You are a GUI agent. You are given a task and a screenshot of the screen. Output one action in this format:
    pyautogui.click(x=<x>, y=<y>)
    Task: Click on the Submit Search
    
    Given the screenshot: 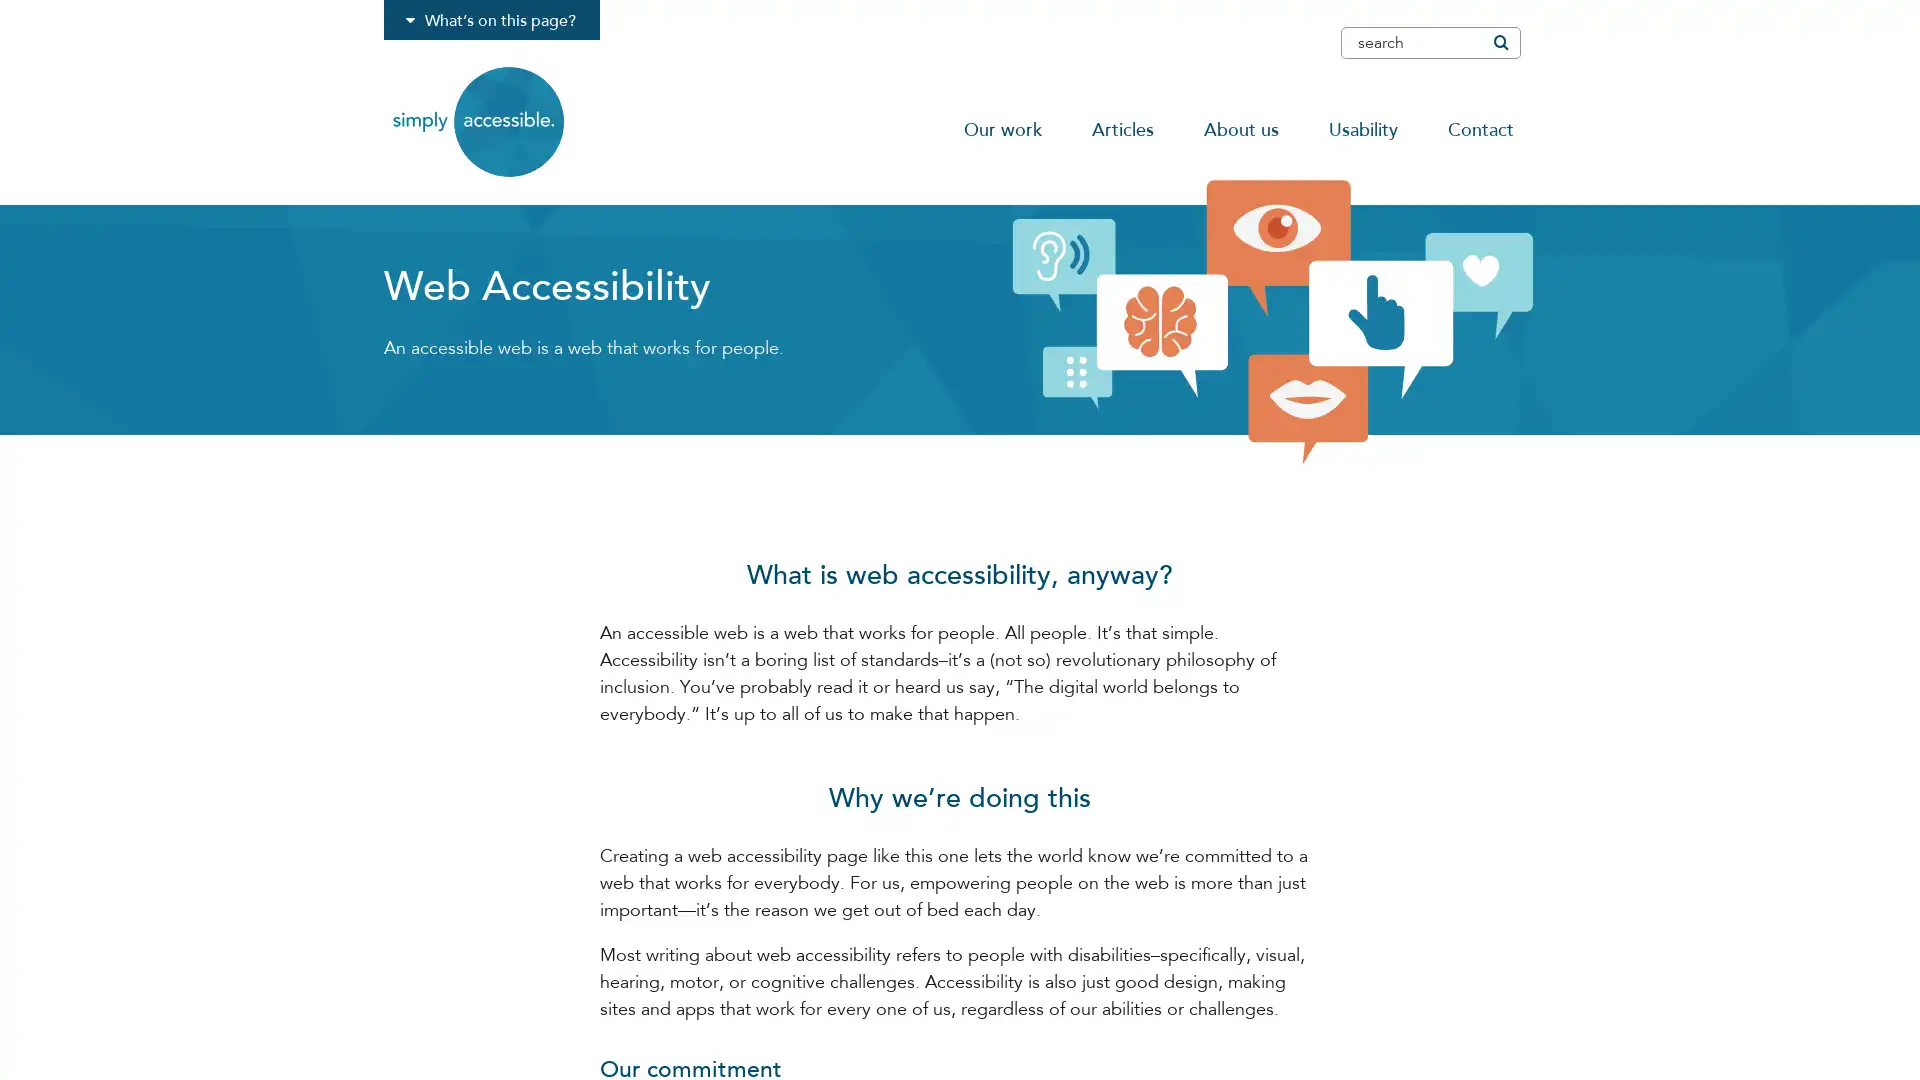 What is the action you would take?
    pyautogui.click(x=1499, y=42)
    